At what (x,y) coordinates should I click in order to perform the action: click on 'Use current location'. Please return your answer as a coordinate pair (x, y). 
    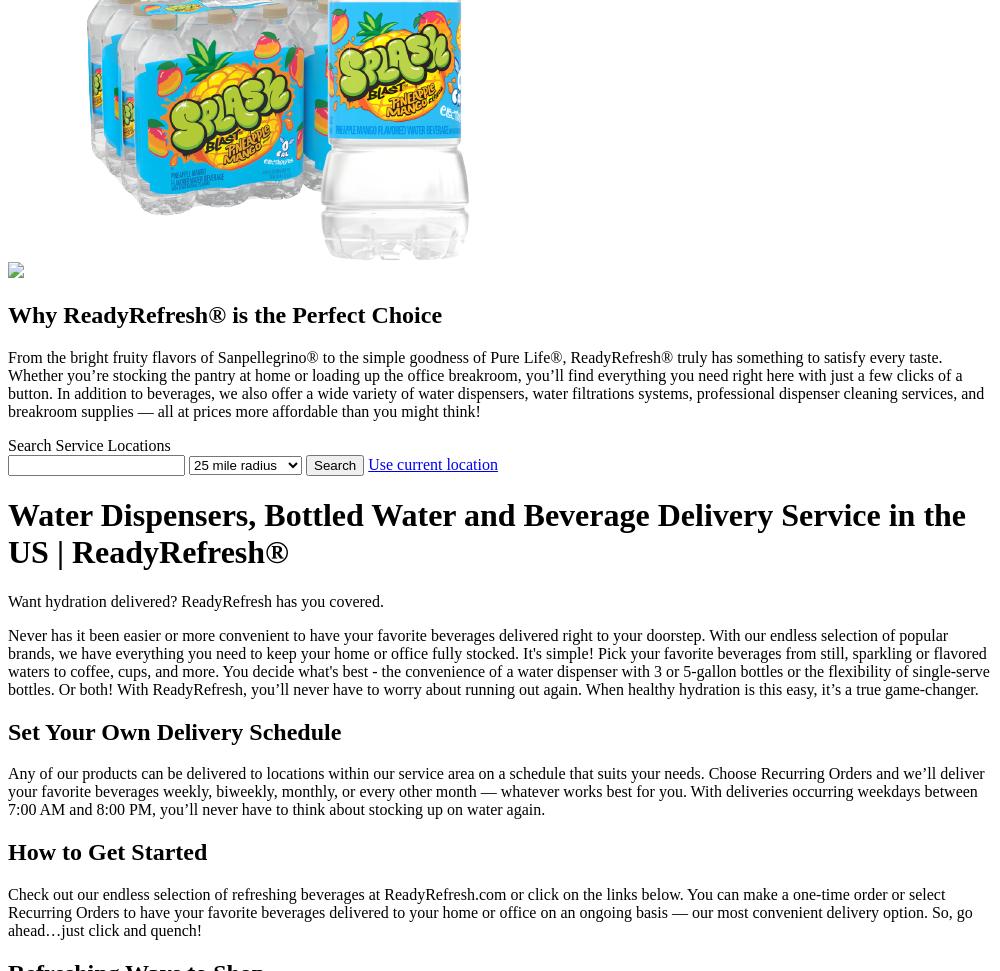
    Looking at the image, I should click on (432, 463).